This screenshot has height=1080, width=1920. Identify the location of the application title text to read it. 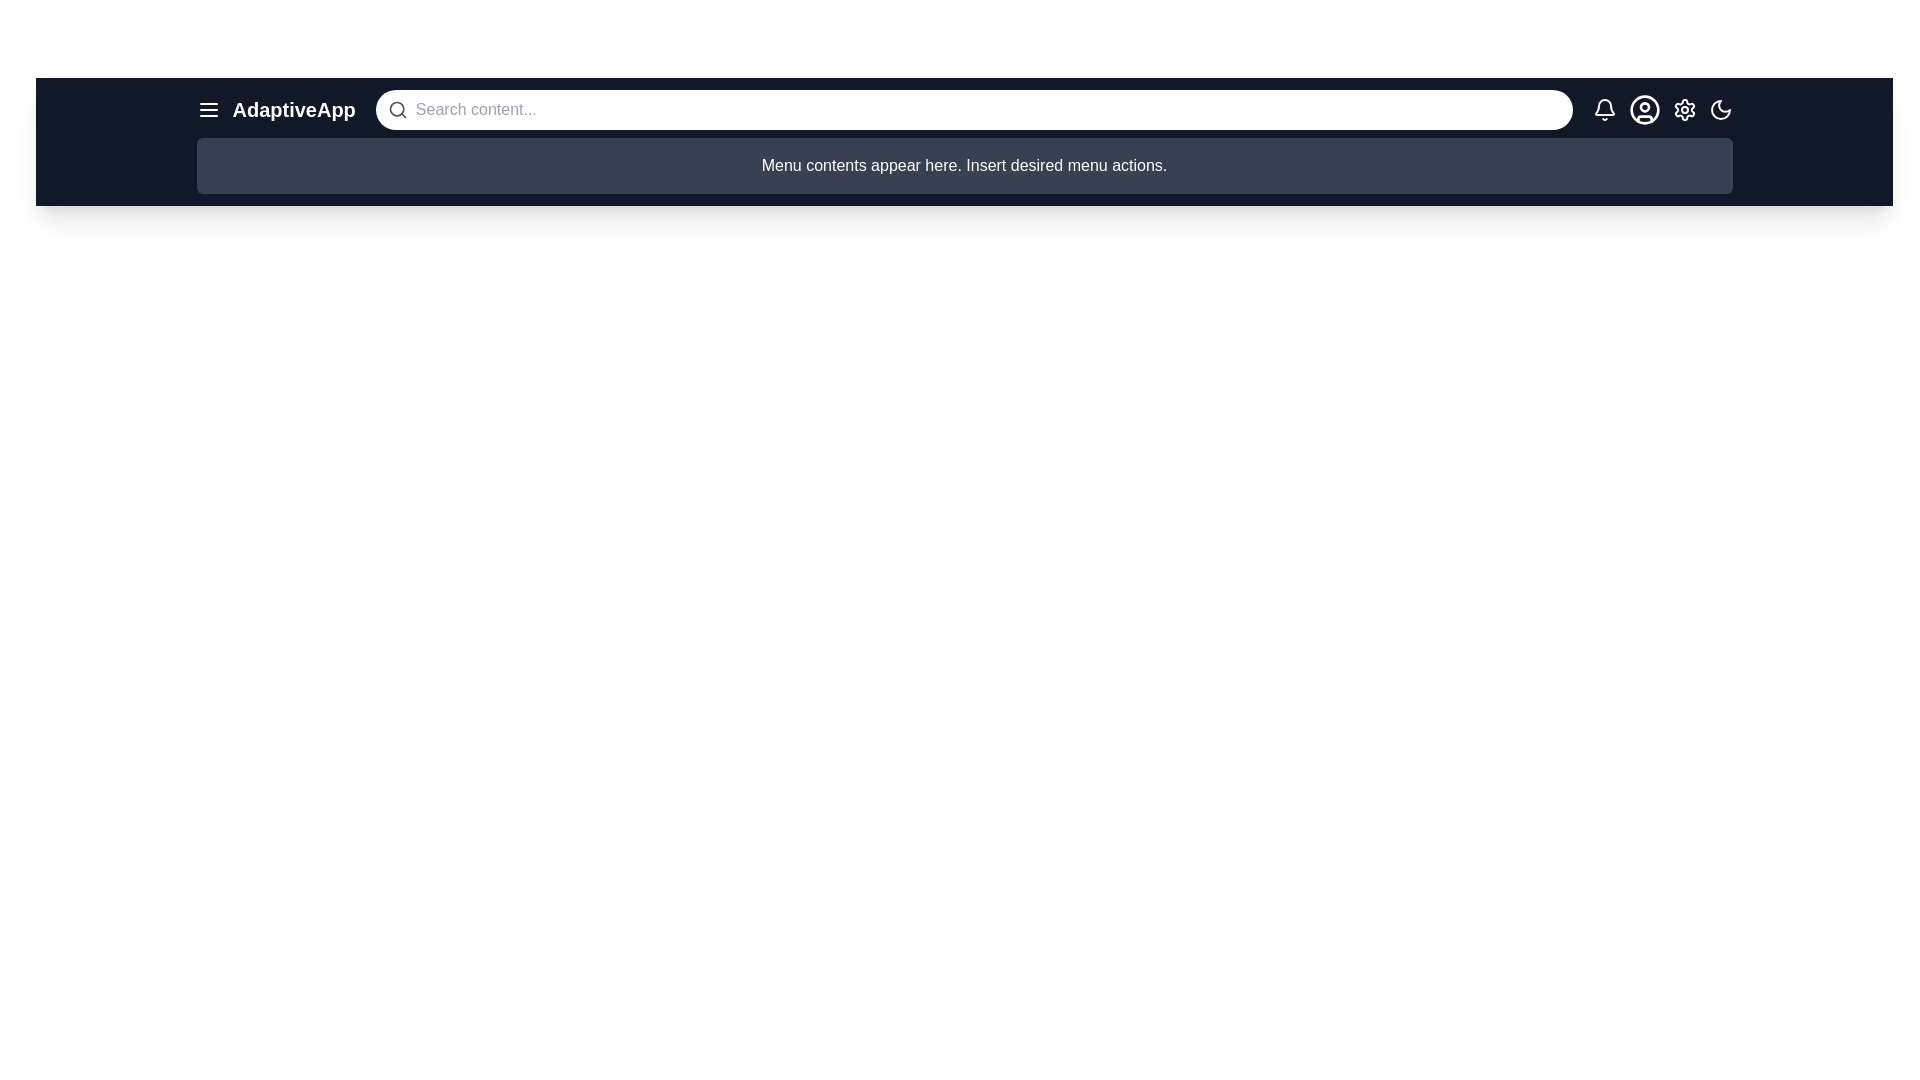
(293, 110).